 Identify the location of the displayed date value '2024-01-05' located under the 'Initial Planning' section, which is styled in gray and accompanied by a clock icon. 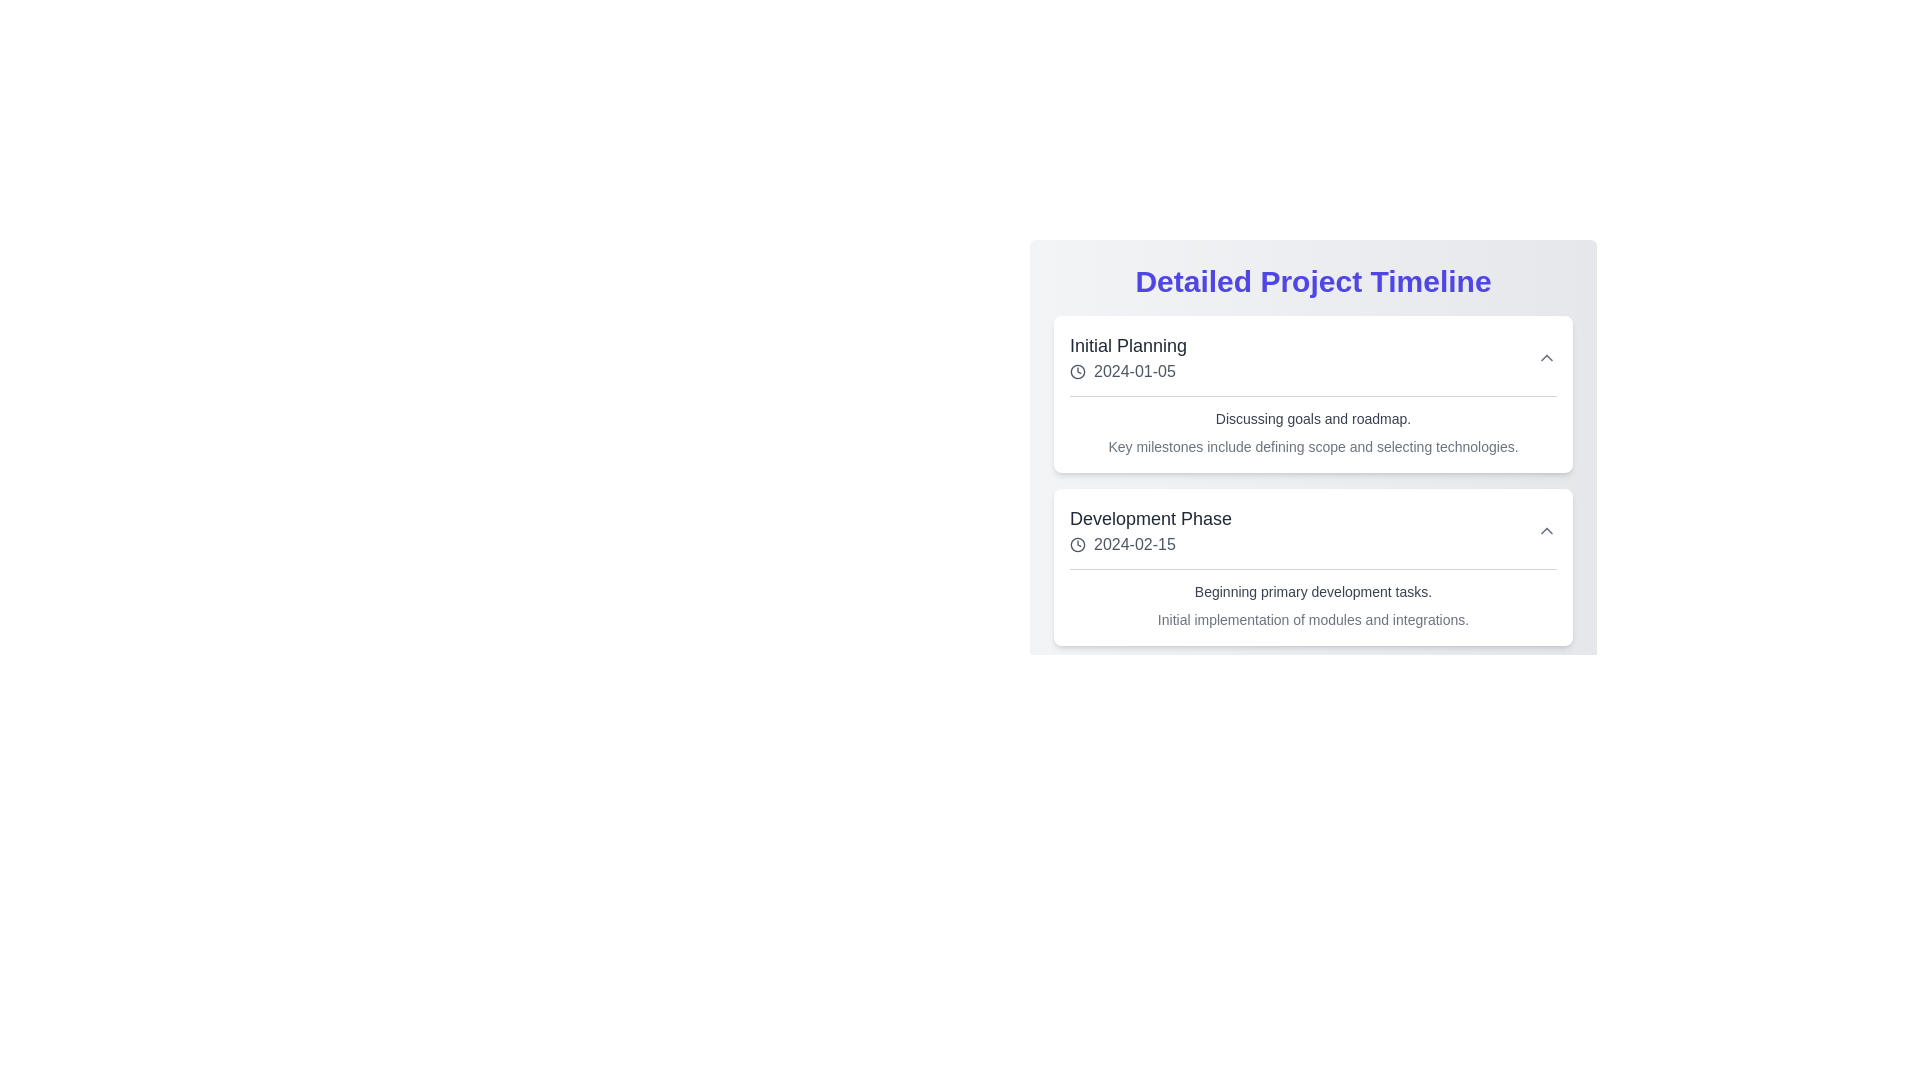
(1128, 371).